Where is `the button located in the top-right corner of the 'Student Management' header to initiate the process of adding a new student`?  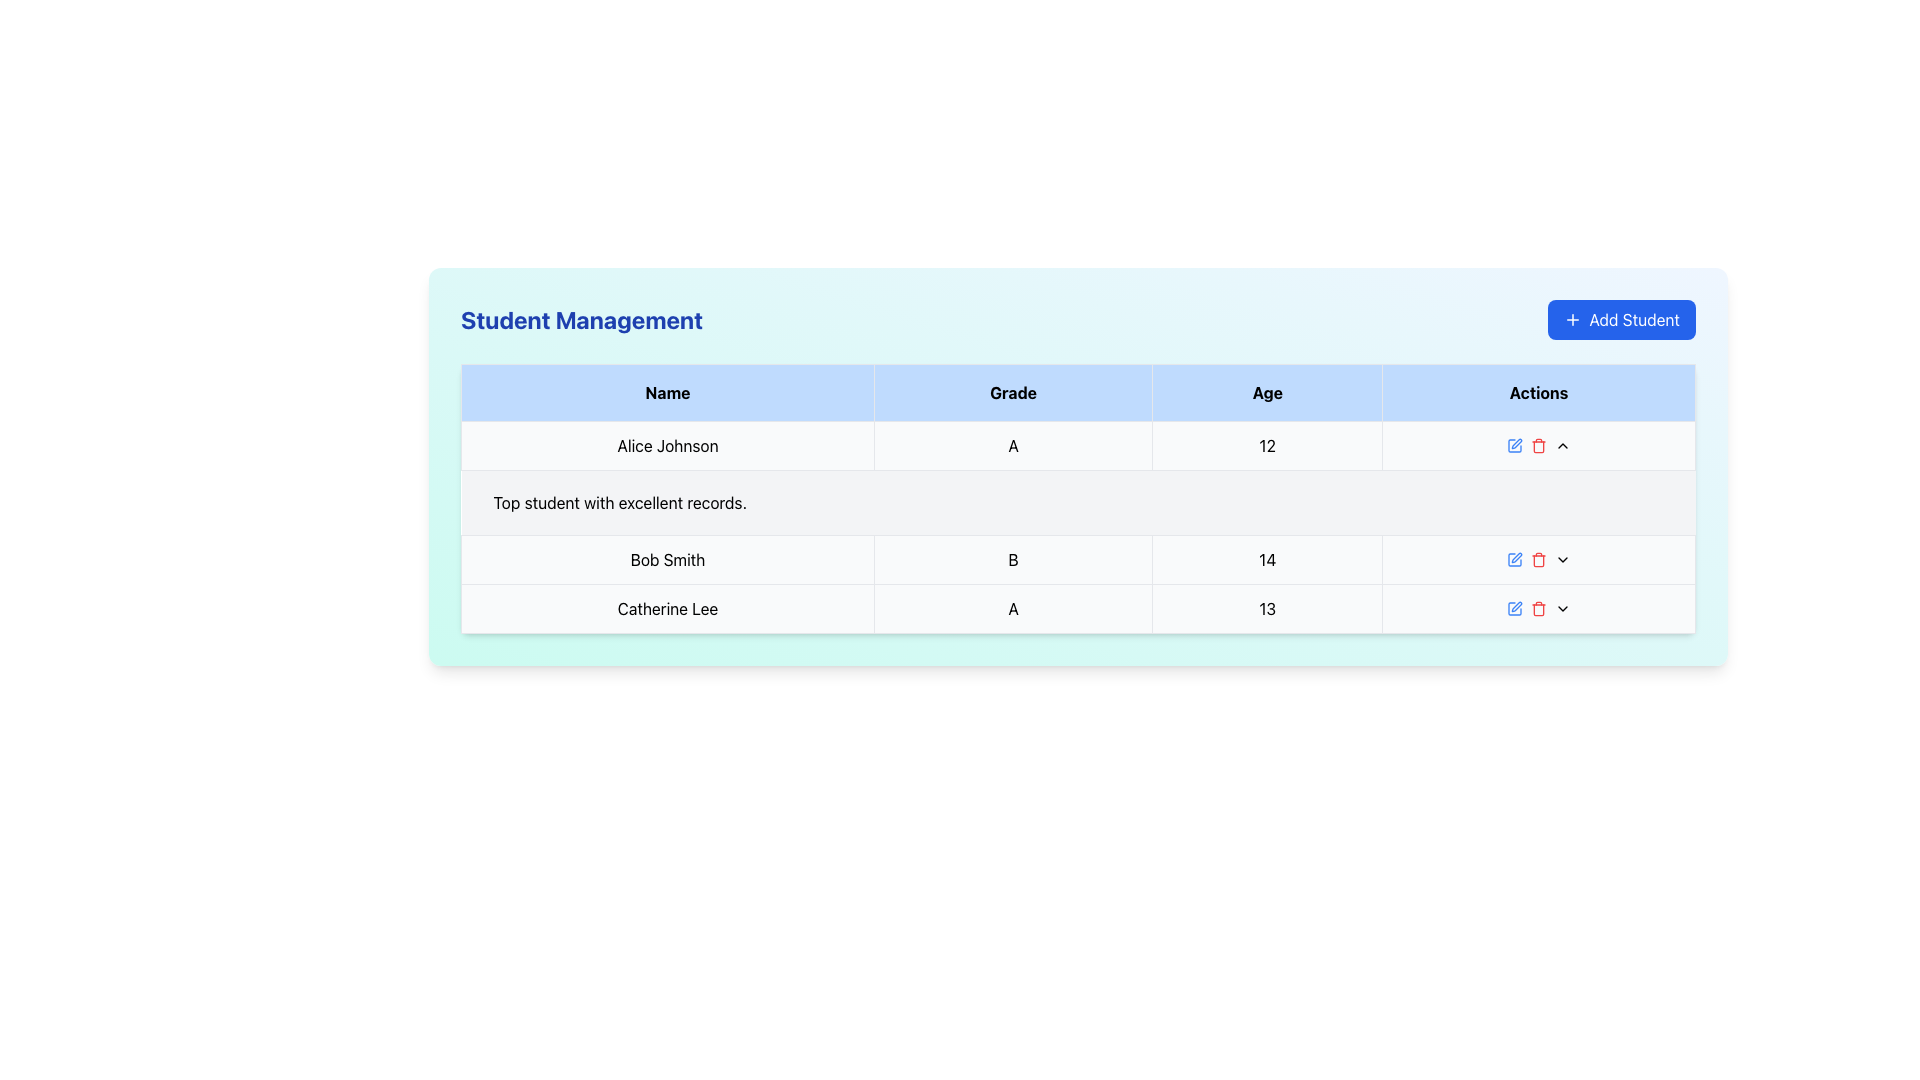
the button located in the top-right corner of the 'Student Management' header to initiate the process of adding a new student is located at coordinates (1621, 319).